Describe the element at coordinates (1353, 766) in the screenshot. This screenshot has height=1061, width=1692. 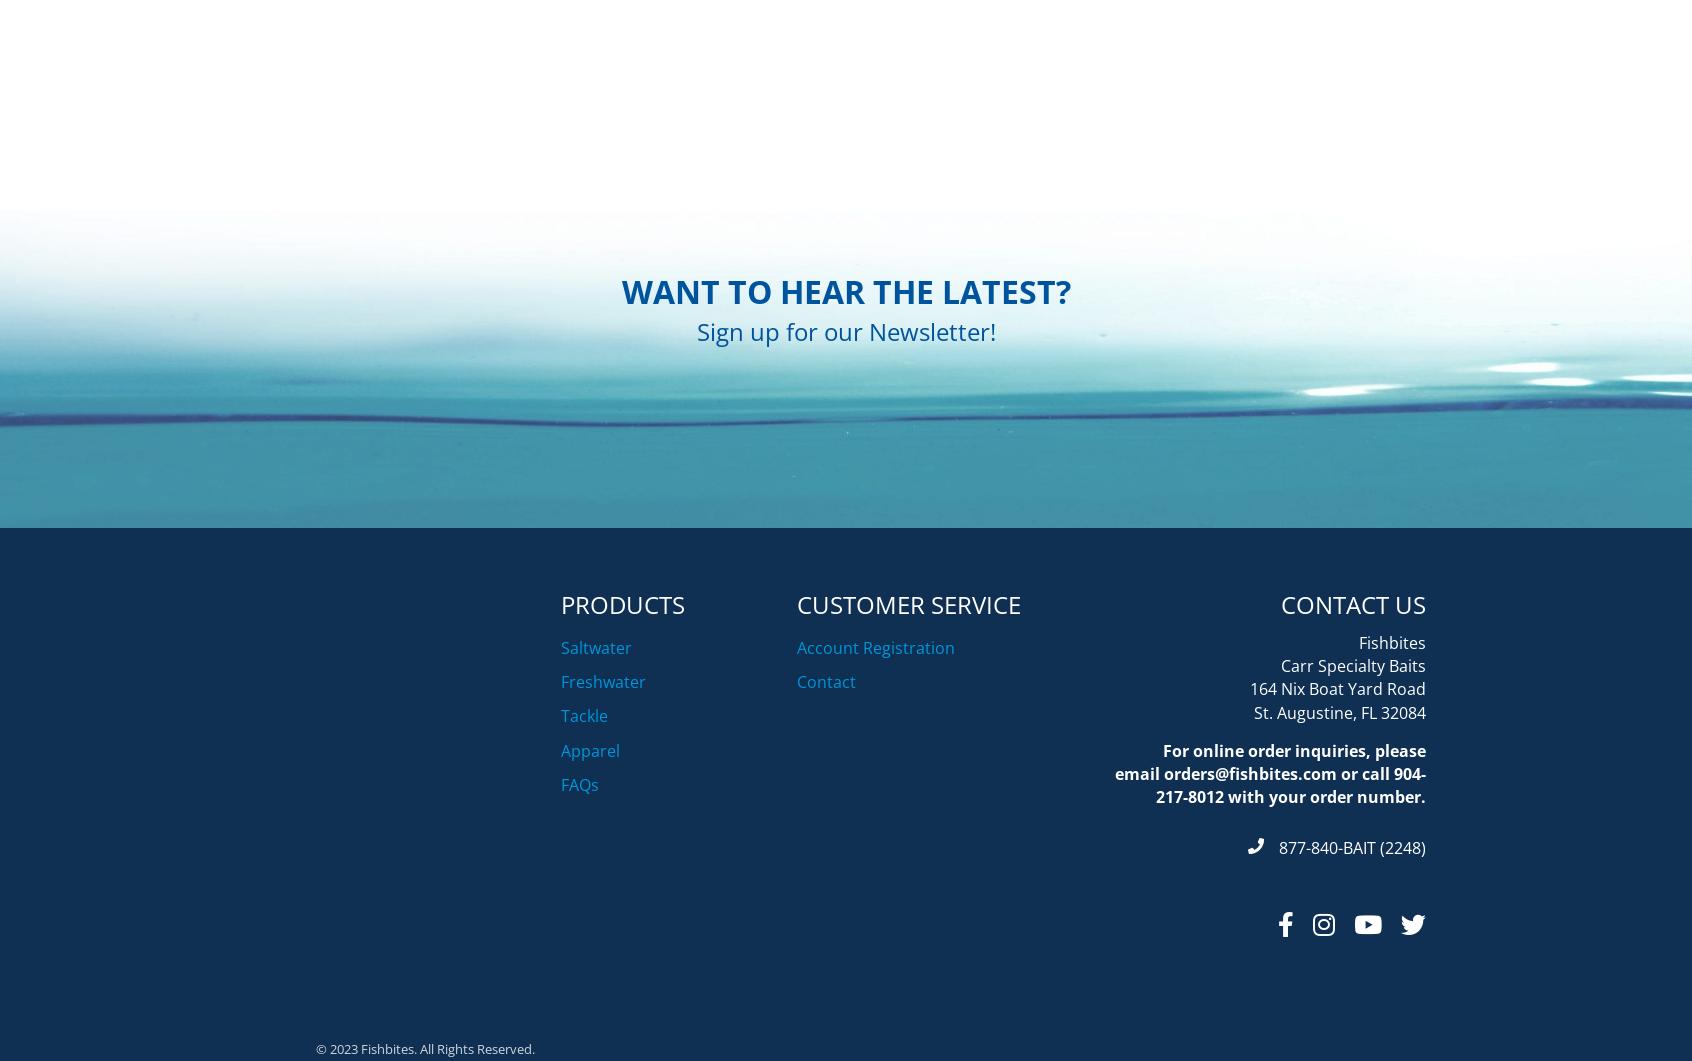
I see `'Carr Specialty Baits'` at that location.